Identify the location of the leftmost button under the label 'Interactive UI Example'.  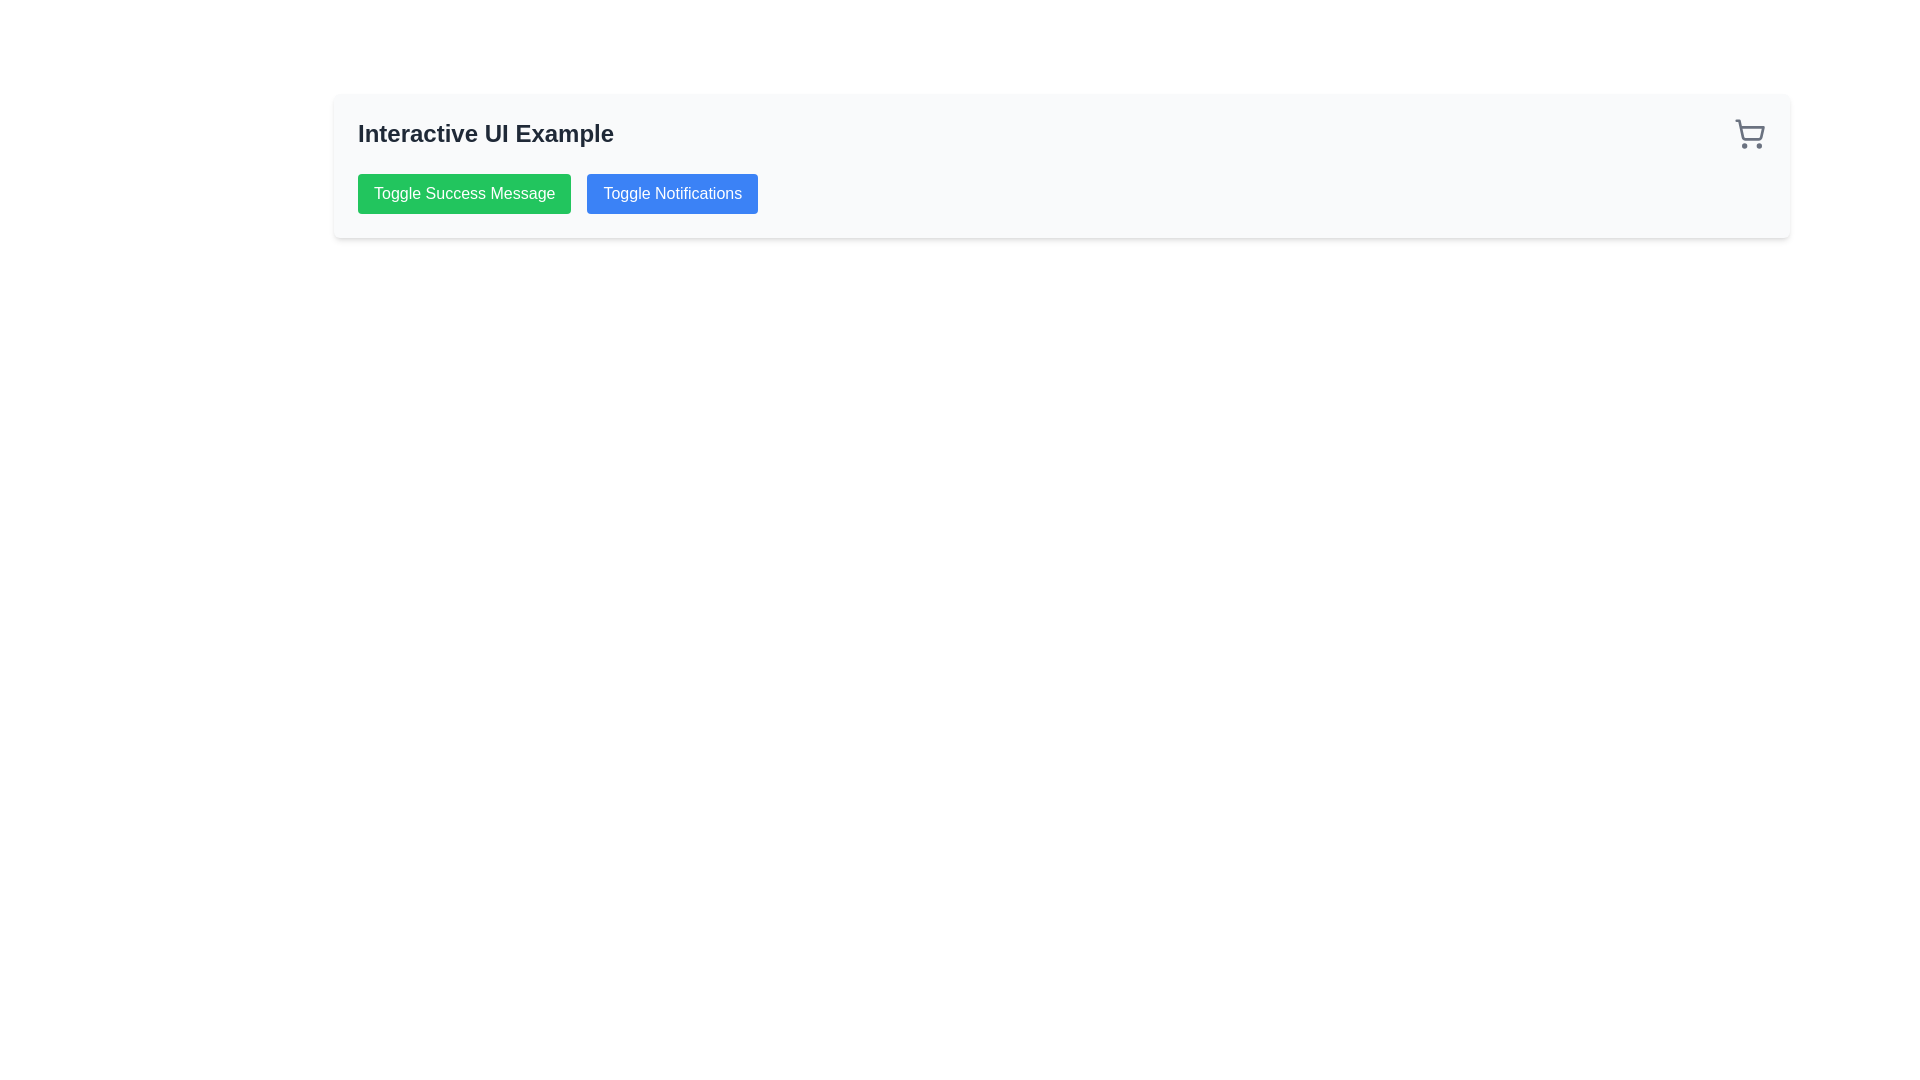
(463, 193).